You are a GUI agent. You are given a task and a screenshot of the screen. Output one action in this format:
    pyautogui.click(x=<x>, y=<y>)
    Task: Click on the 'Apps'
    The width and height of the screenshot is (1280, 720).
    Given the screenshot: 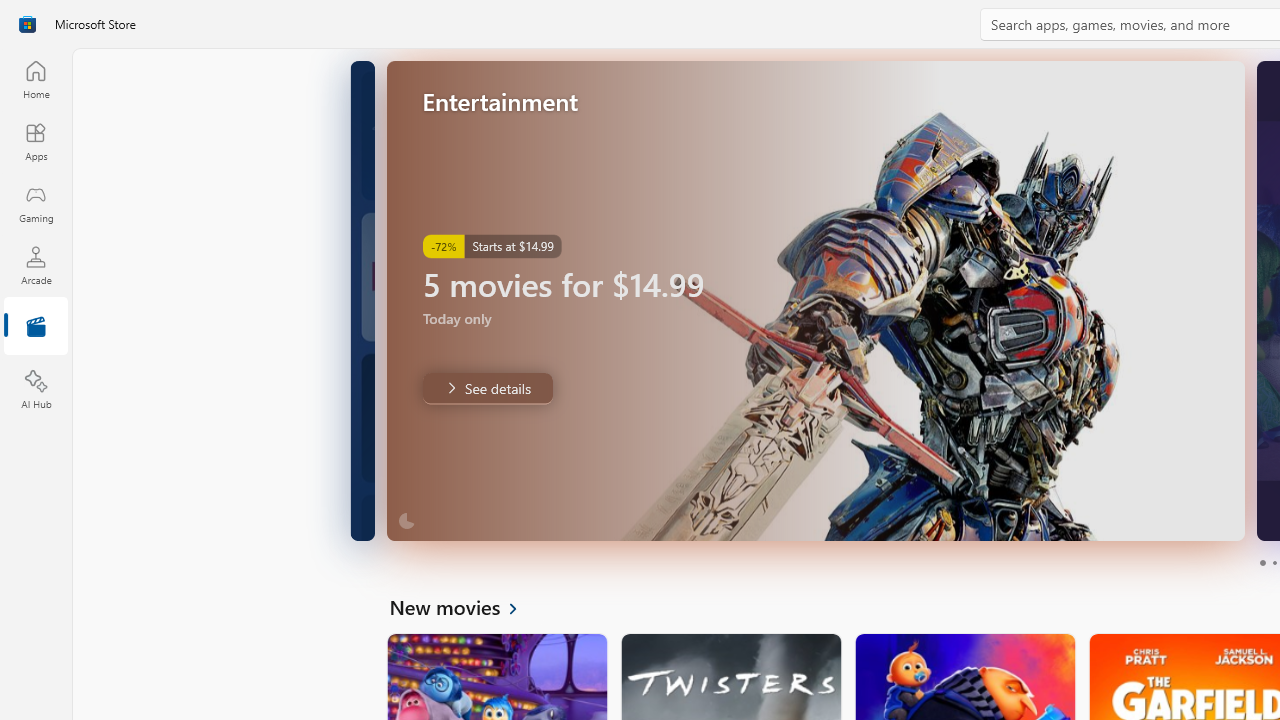 What is the action you would take?
    pyautogui.click(x=35, y=140)
    